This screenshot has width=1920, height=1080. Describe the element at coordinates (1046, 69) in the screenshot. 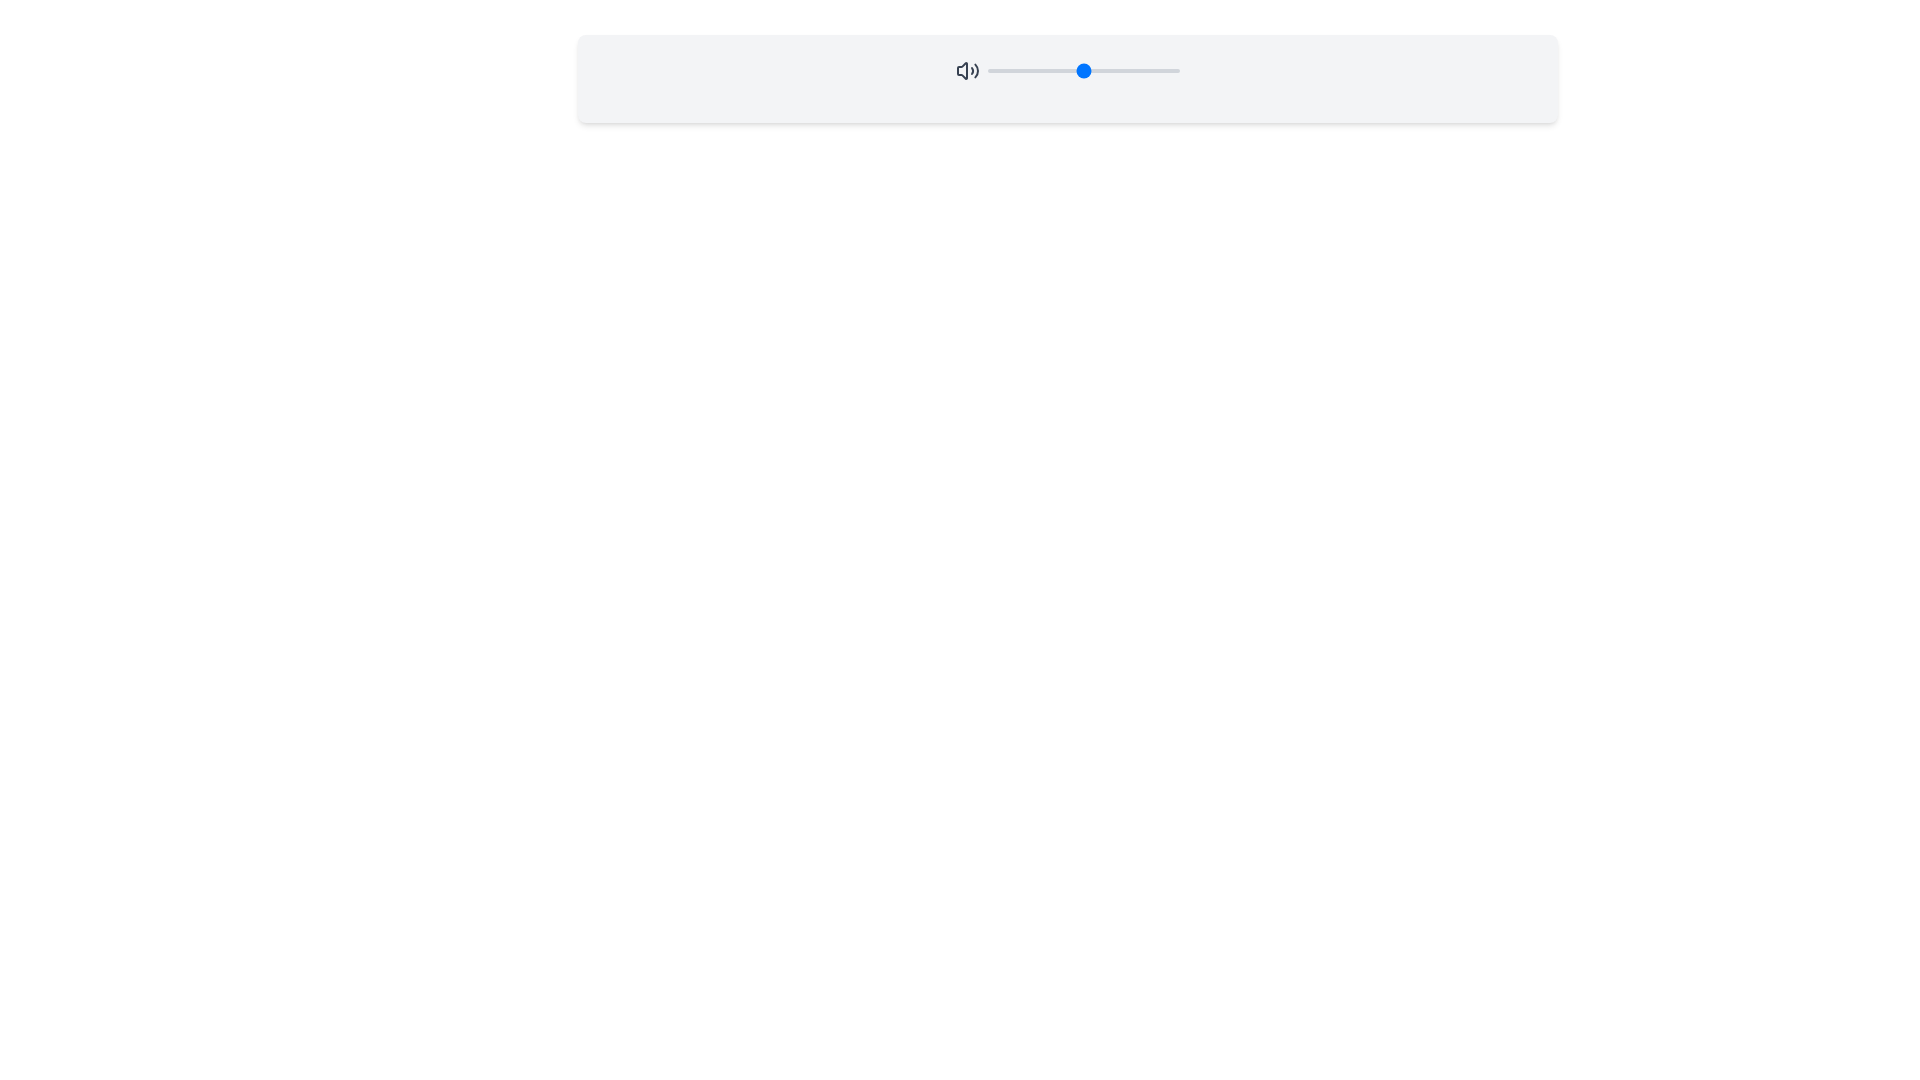

I see `volume level` at that location.